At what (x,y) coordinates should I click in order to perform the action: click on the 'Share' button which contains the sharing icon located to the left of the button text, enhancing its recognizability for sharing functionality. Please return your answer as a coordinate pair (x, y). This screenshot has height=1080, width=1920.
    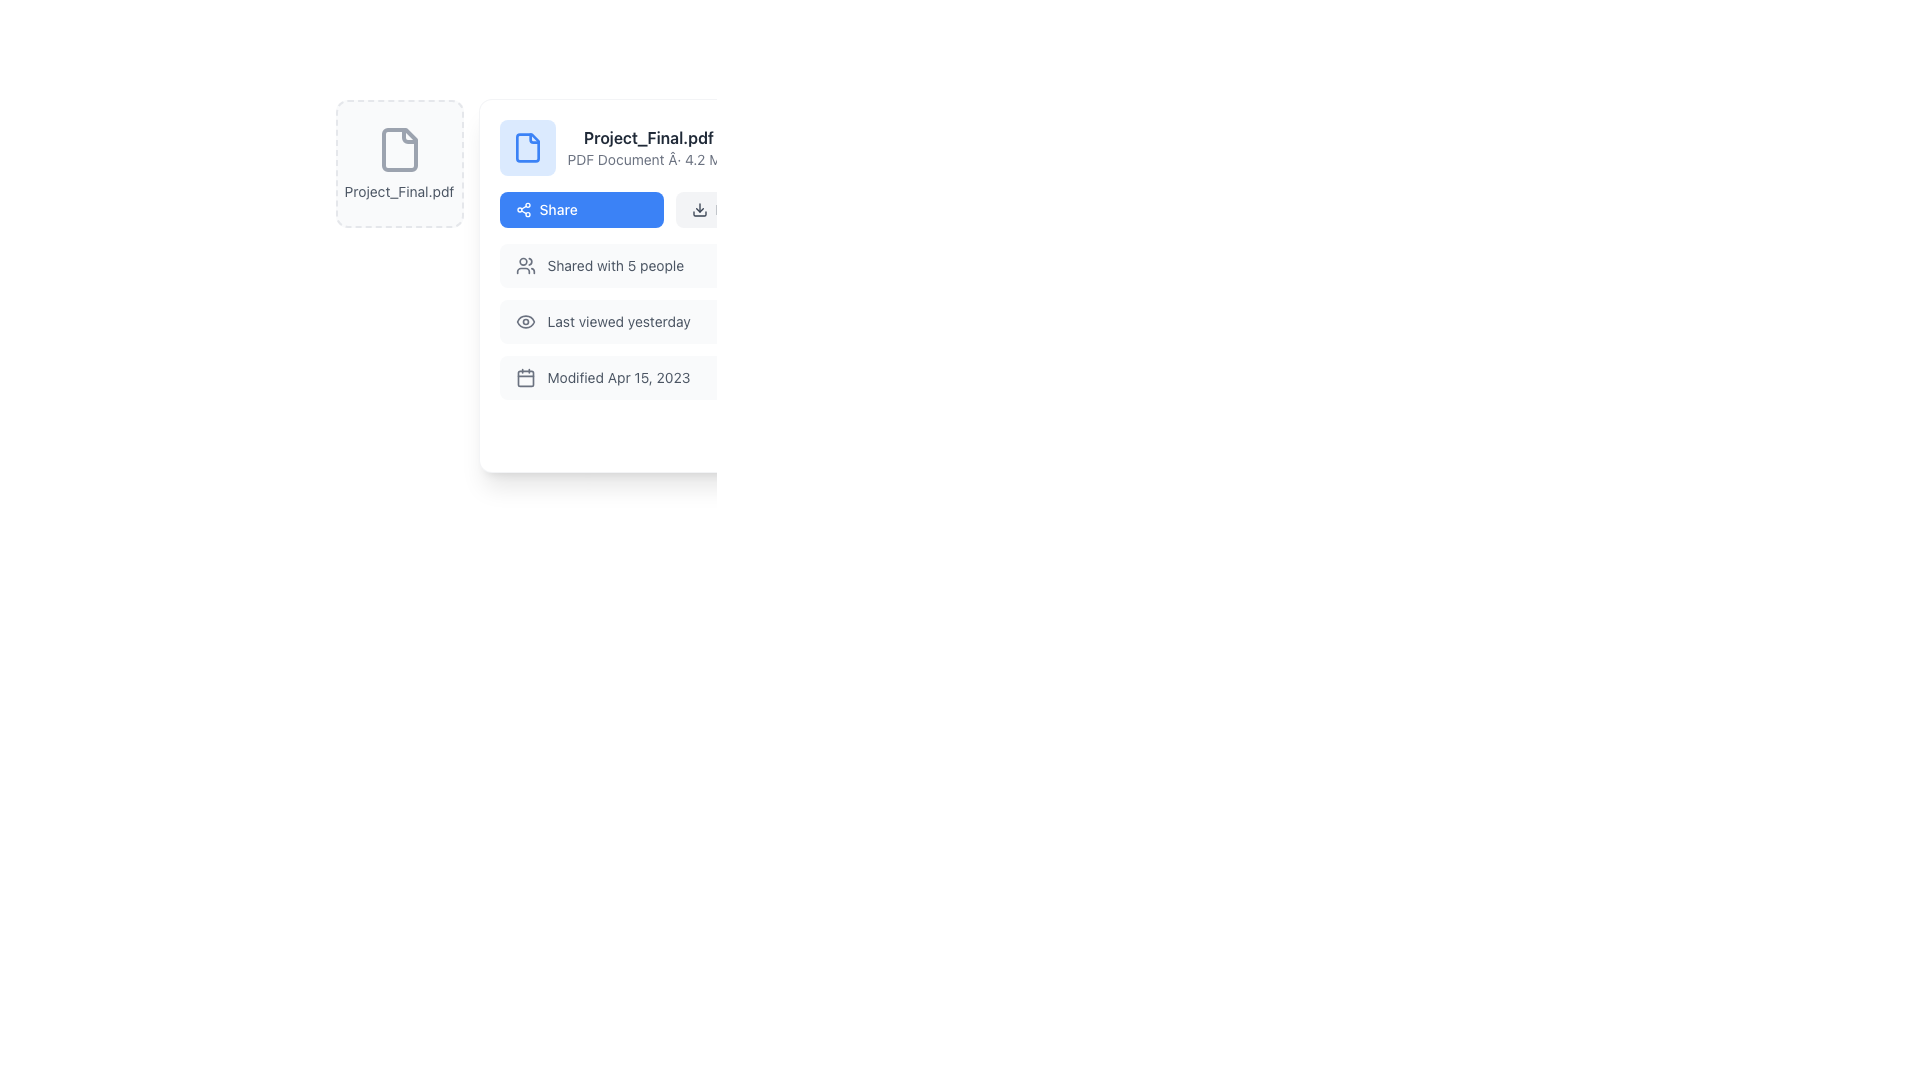
    Looking at the image, I should click on (523, 209).